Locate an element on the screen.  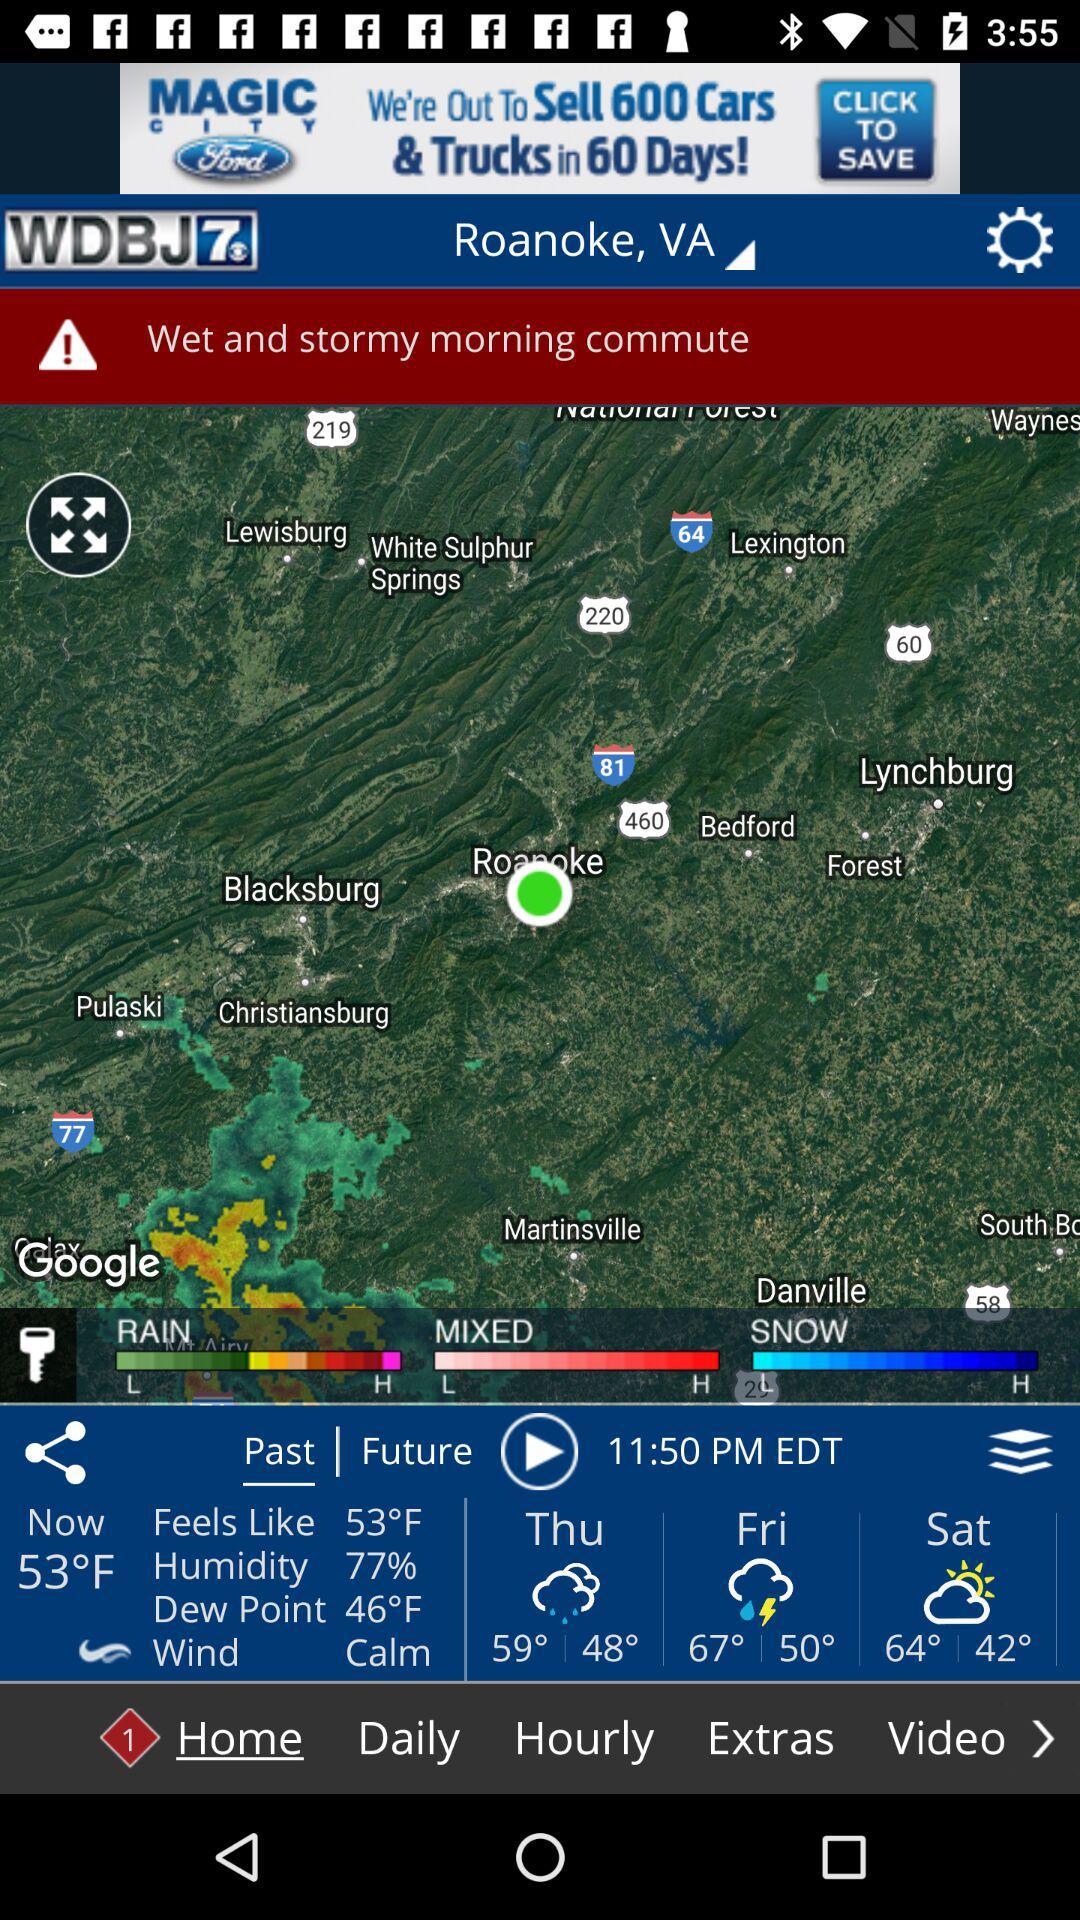
the share icon is located at coordinates (58, 1451).